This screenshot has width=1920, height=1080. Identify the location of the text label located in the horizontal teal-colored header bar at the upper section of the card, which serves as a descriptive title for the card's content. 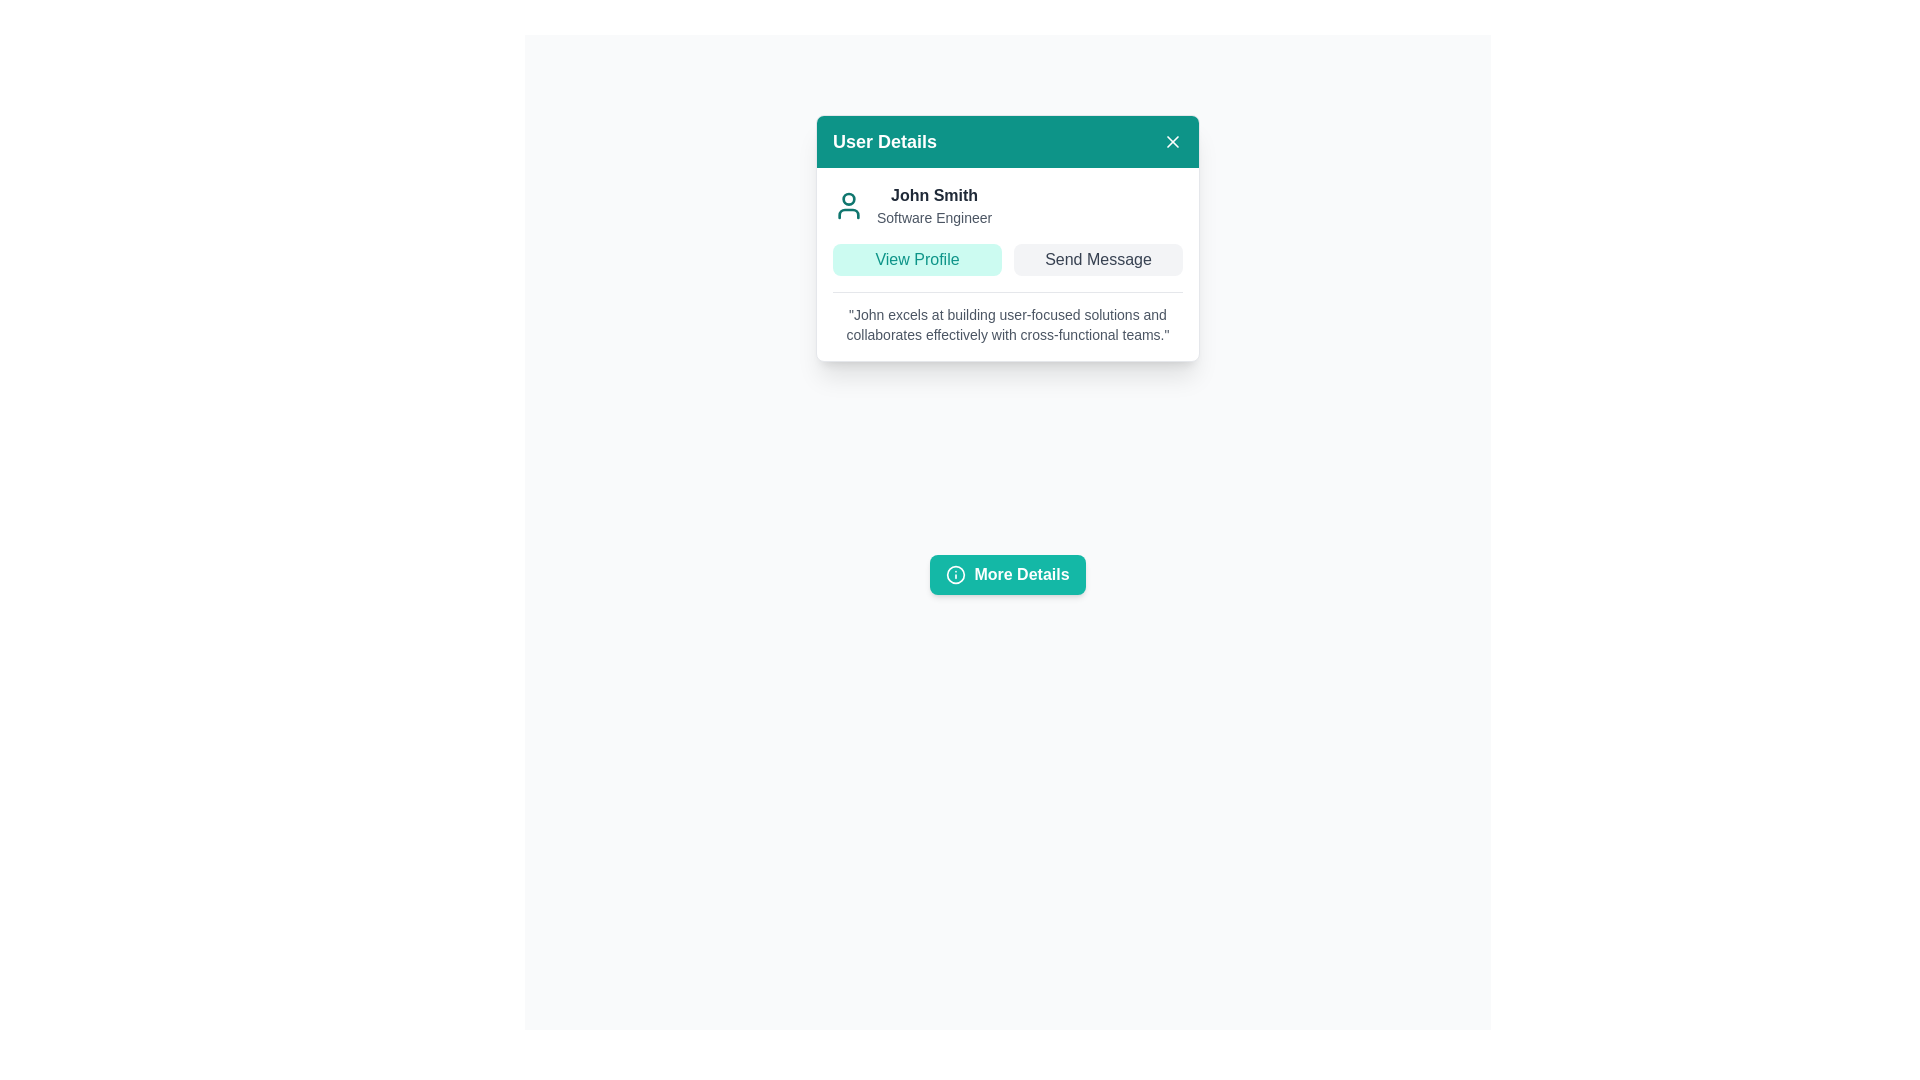
(884, 141).